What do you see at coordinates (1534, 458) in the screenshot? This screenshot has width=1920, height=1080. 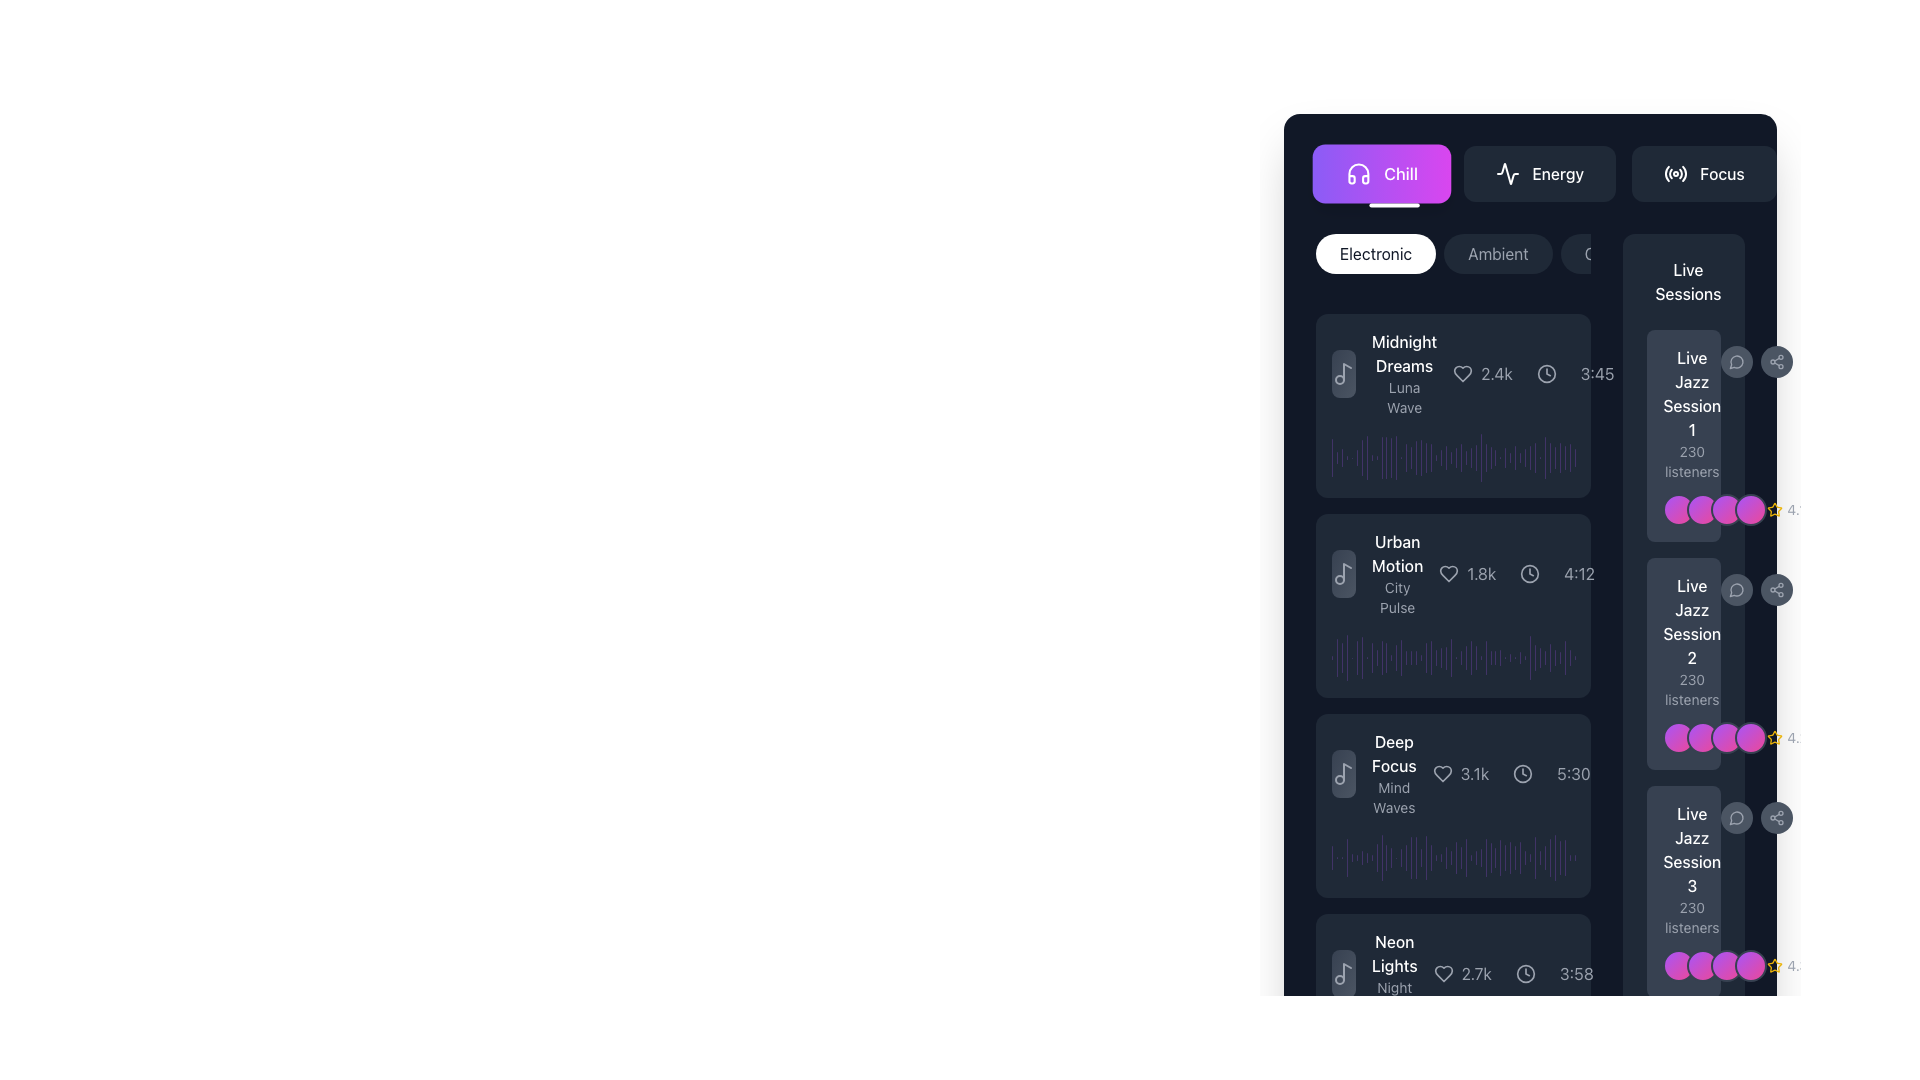 I see `the 42nd vertical bar in the histogram-like display, which is styled in a semi-transparent purple shade and located within the 'Live Jazz Session 3' panel` at bounding box center [1534, 458].